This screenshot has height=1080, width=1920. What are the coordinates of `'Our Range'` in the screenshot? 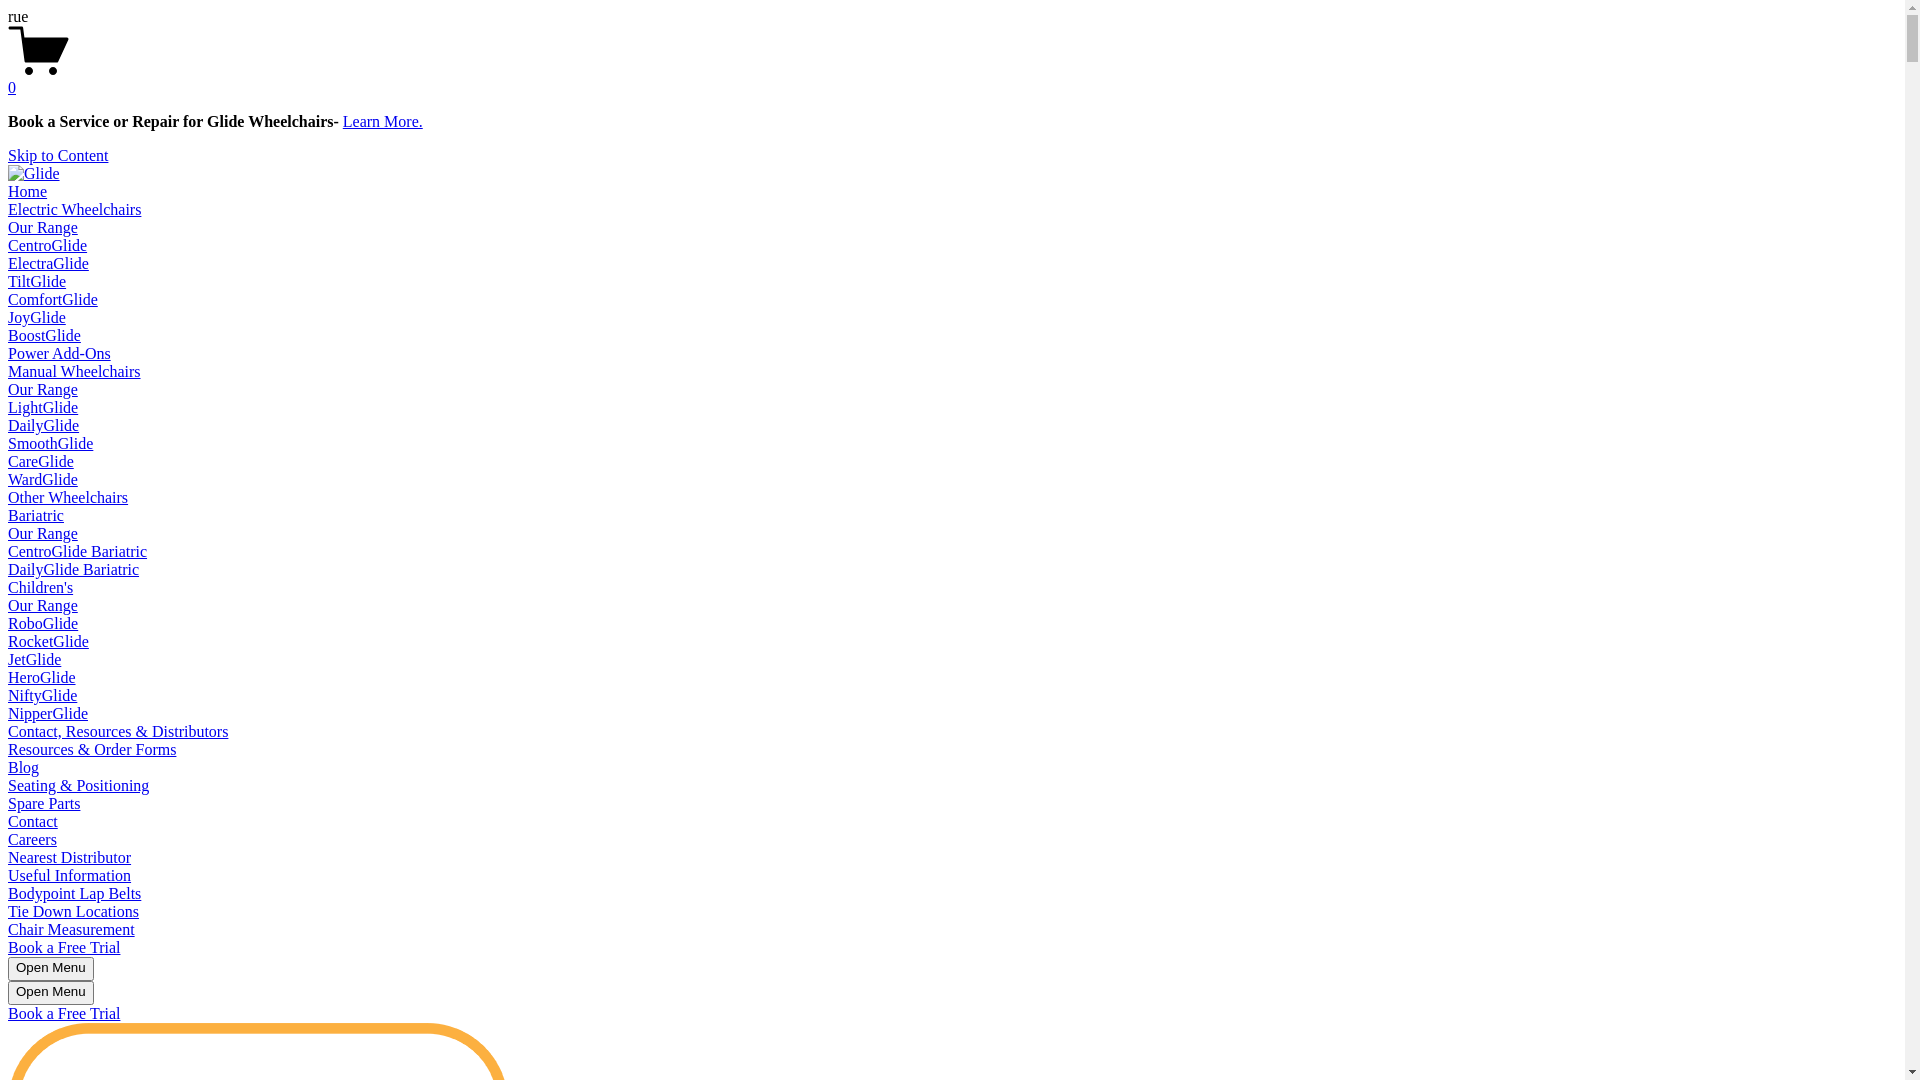 It's located at (8, 389).